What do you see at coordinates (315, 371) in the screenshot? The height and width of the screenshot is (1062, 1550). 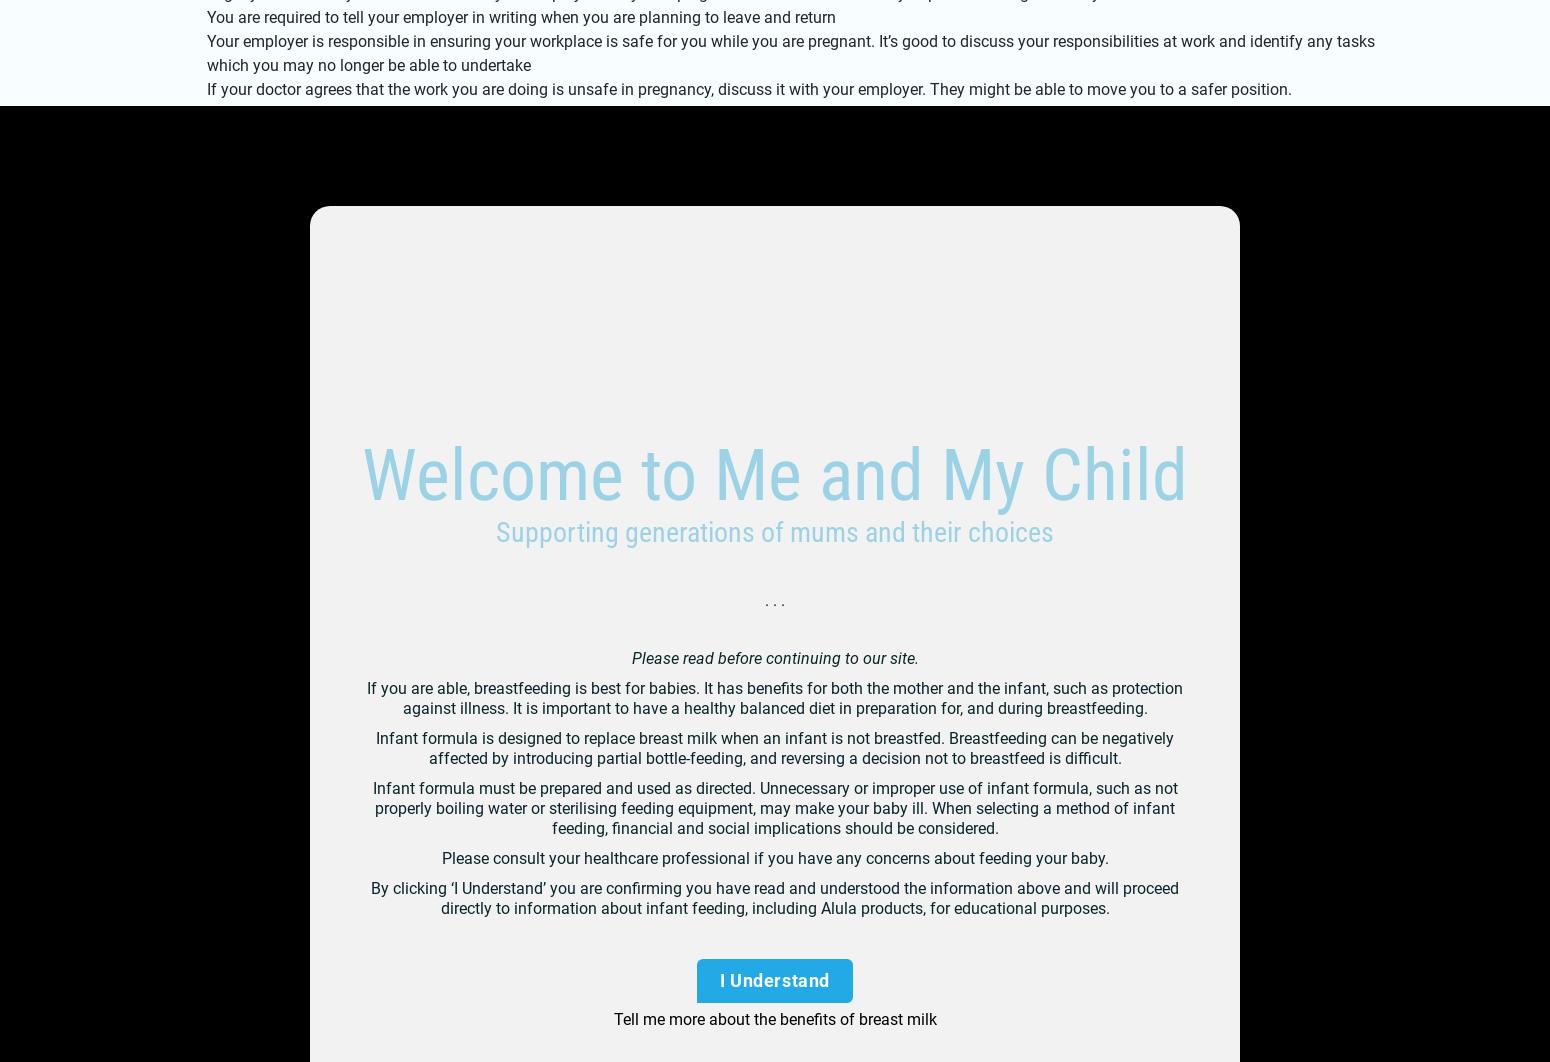 I see `'1800 552 229'` at bounding box center [315, 371].